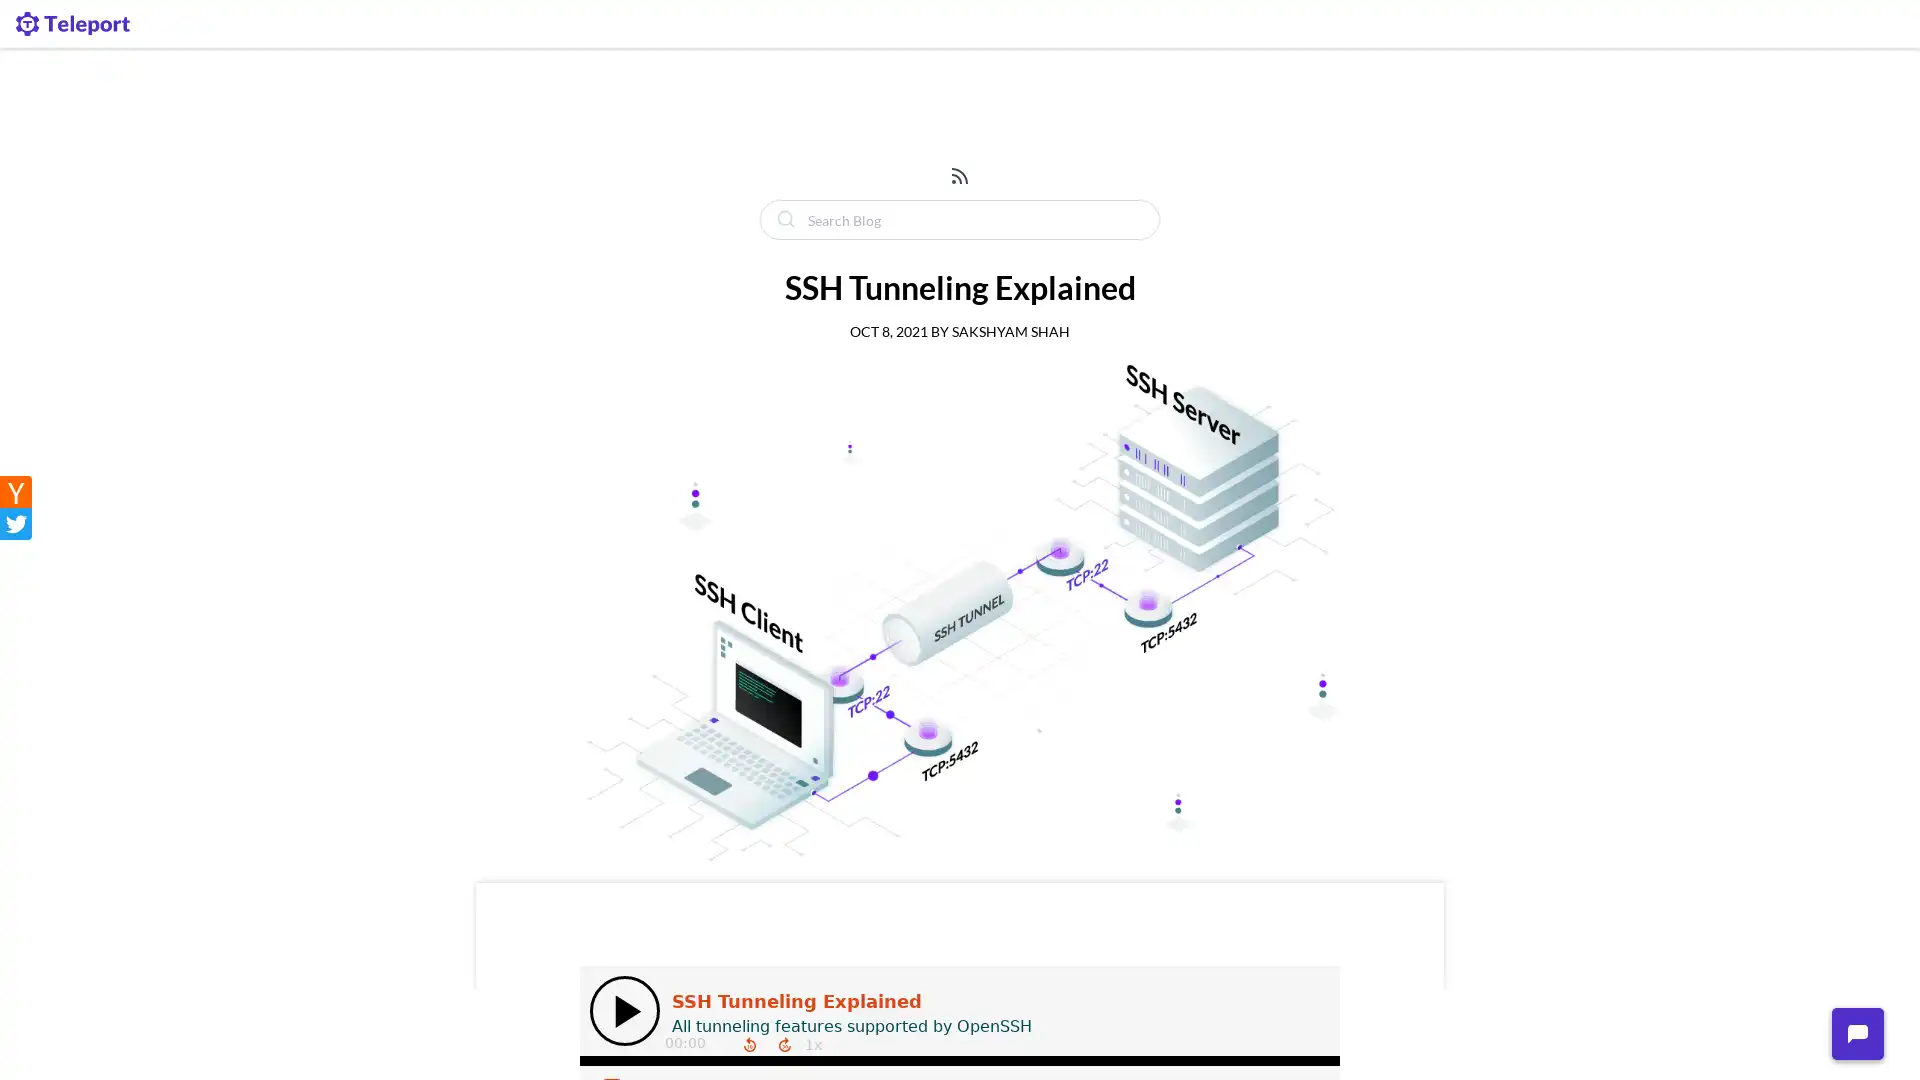  I want to click on Load Chat, so click(1856, 1033).